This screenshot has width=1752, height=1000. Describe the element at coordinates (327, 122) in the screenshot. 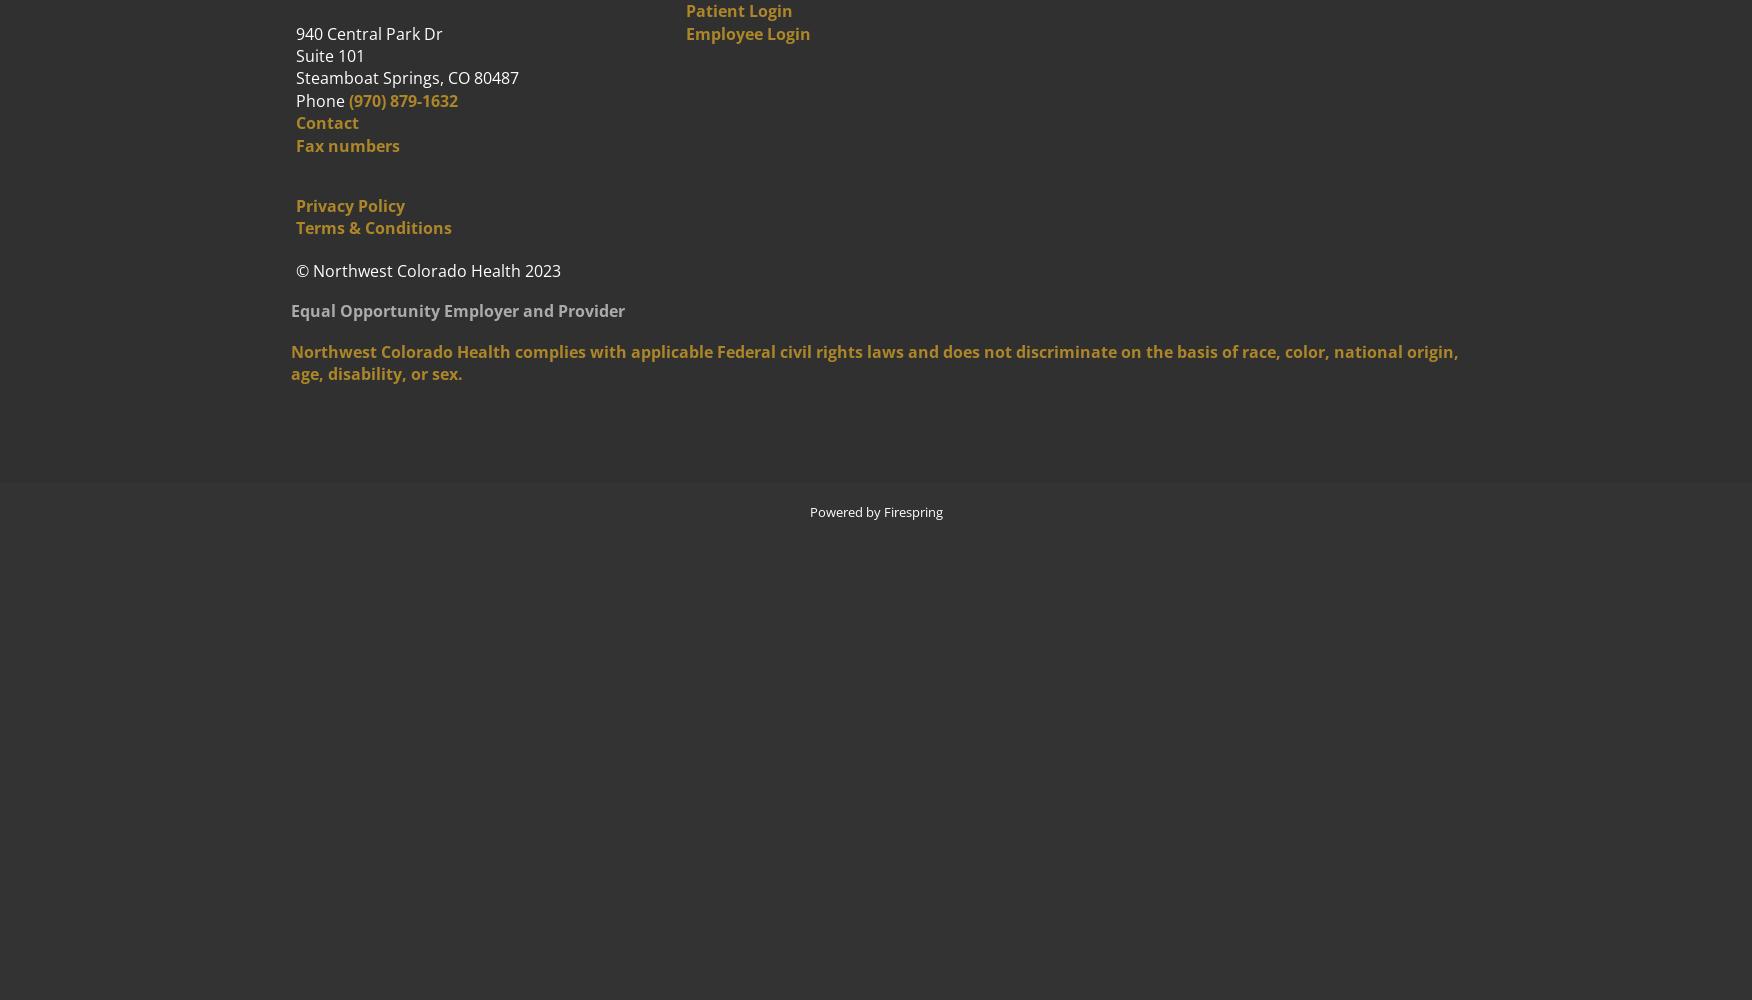

I see `'Contact'` at that location.